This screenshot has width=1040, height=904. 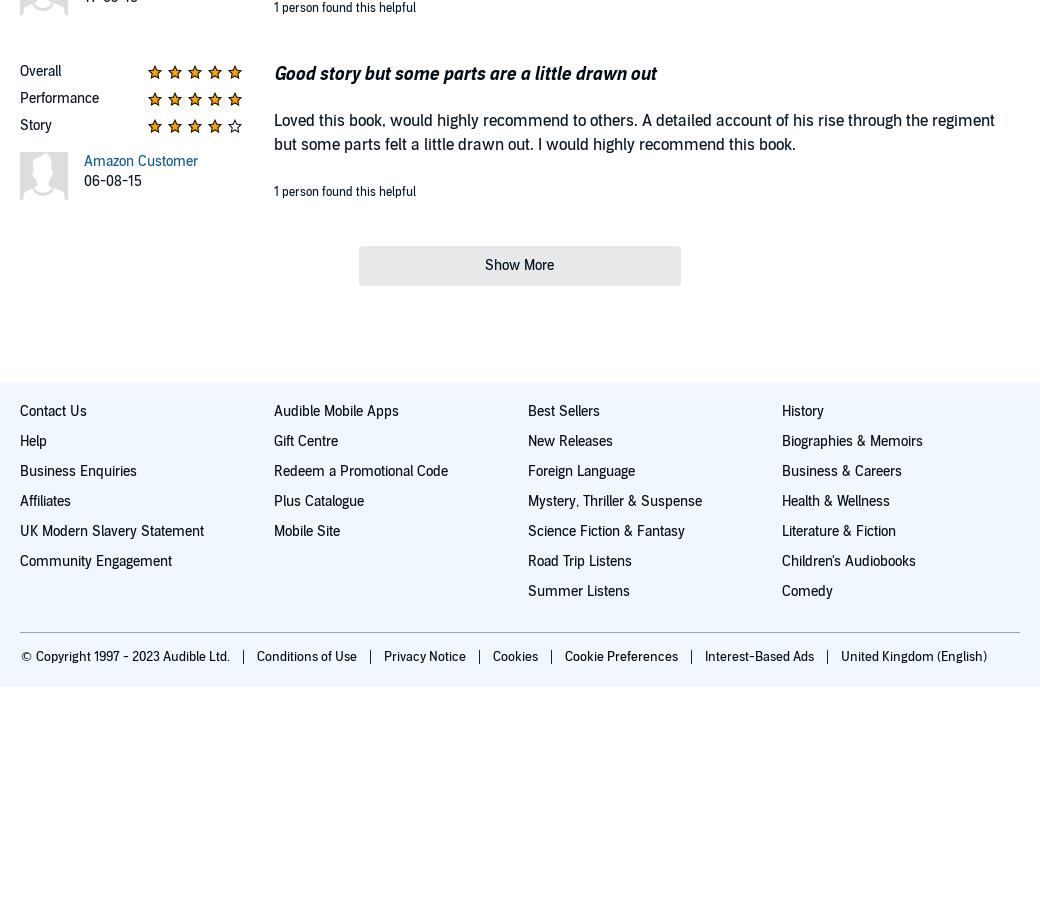 I want to click on 'Best Sellers', so click(x=562, y=410).